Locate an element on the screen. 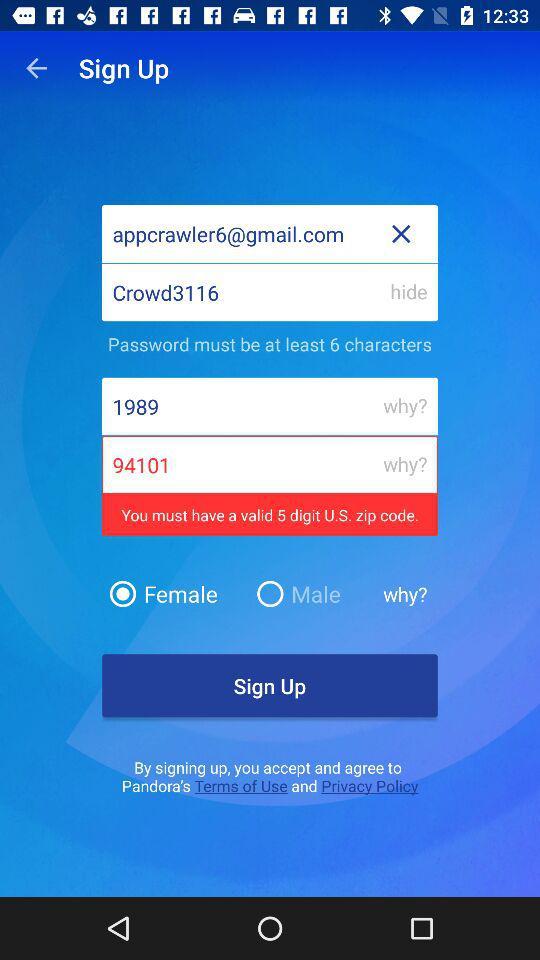 The image size is (540, 960). female is located at coordinates (175, 594).